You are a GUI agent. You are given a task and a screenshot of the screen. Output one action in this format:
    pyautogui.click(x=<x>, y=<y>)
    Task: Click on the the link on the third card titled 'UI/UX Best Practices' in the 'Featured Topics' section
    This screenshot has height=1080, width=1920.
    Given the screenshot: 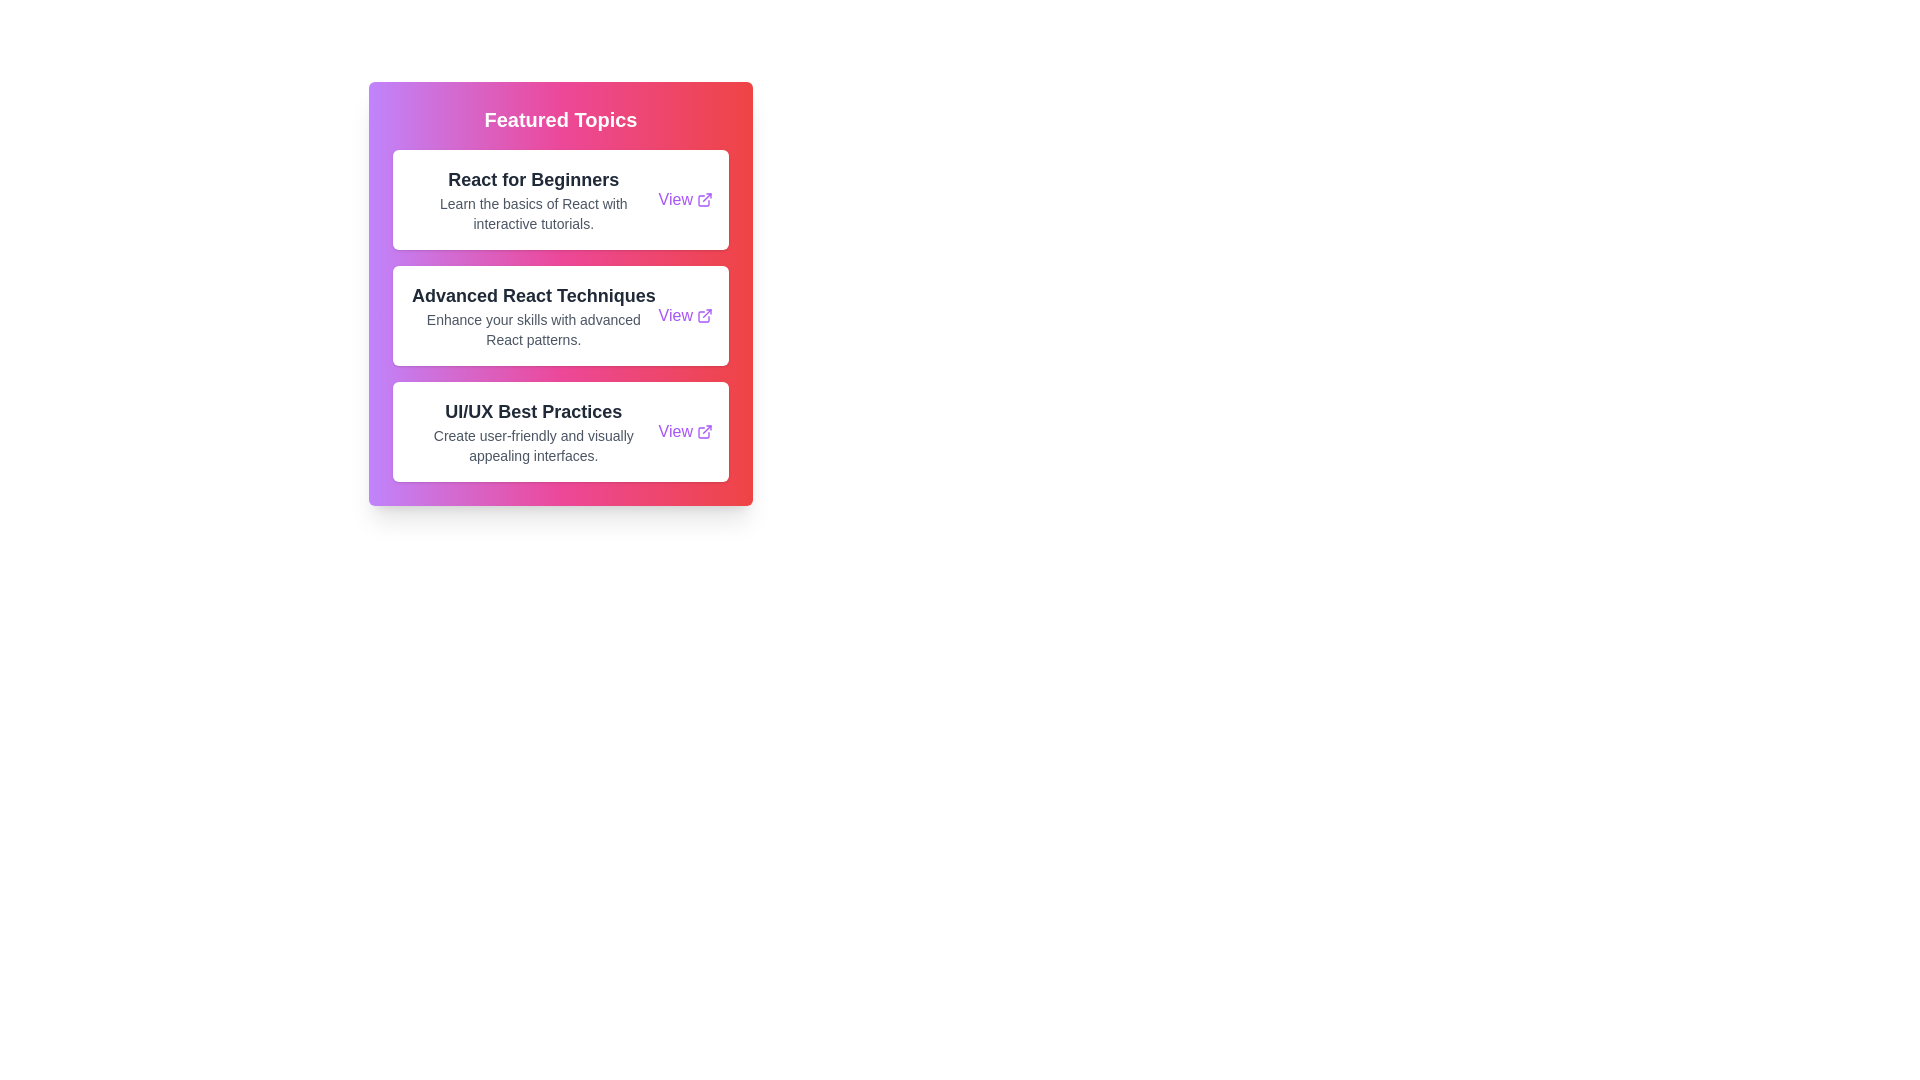 What is the action you would take?
    pyautogui.click(x=560, y=431)
    